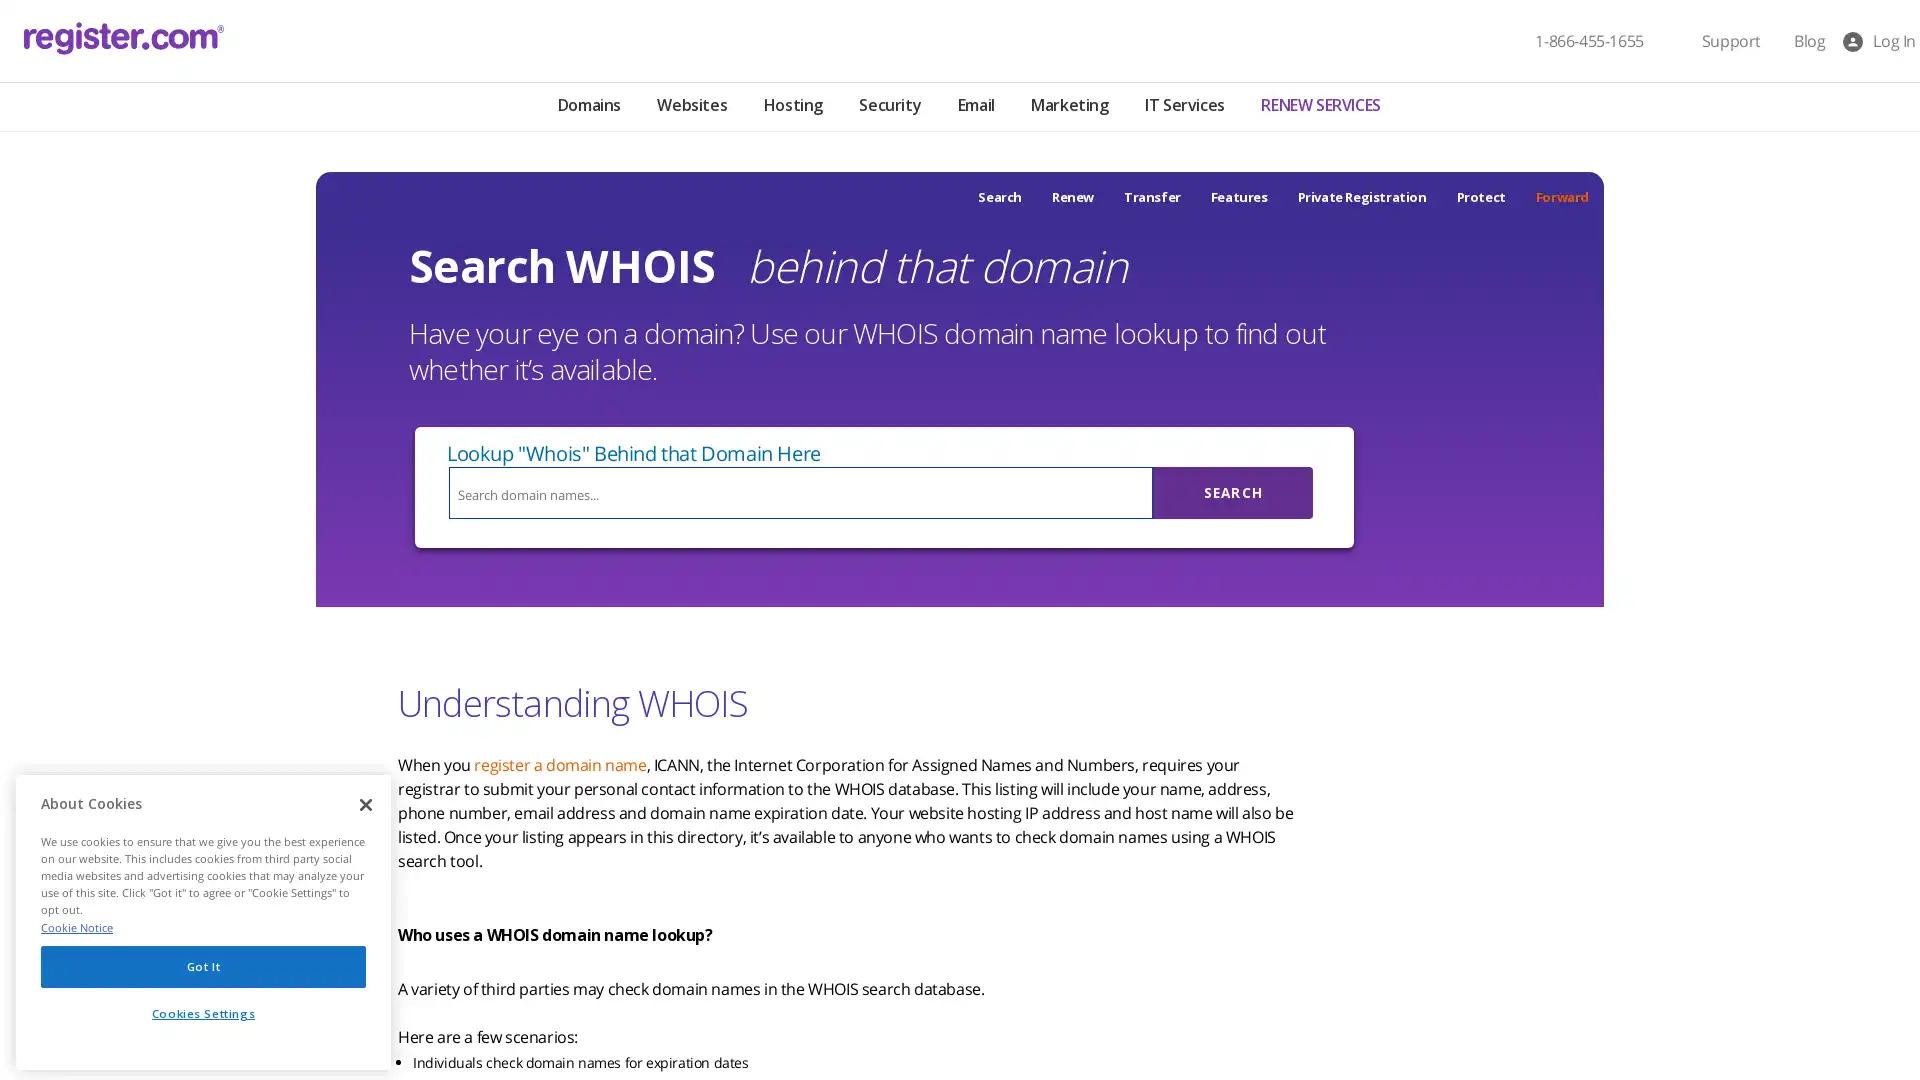  Describe the element at coordinates (1068, 107) in the screenshot. I see `Marketing` at that location.